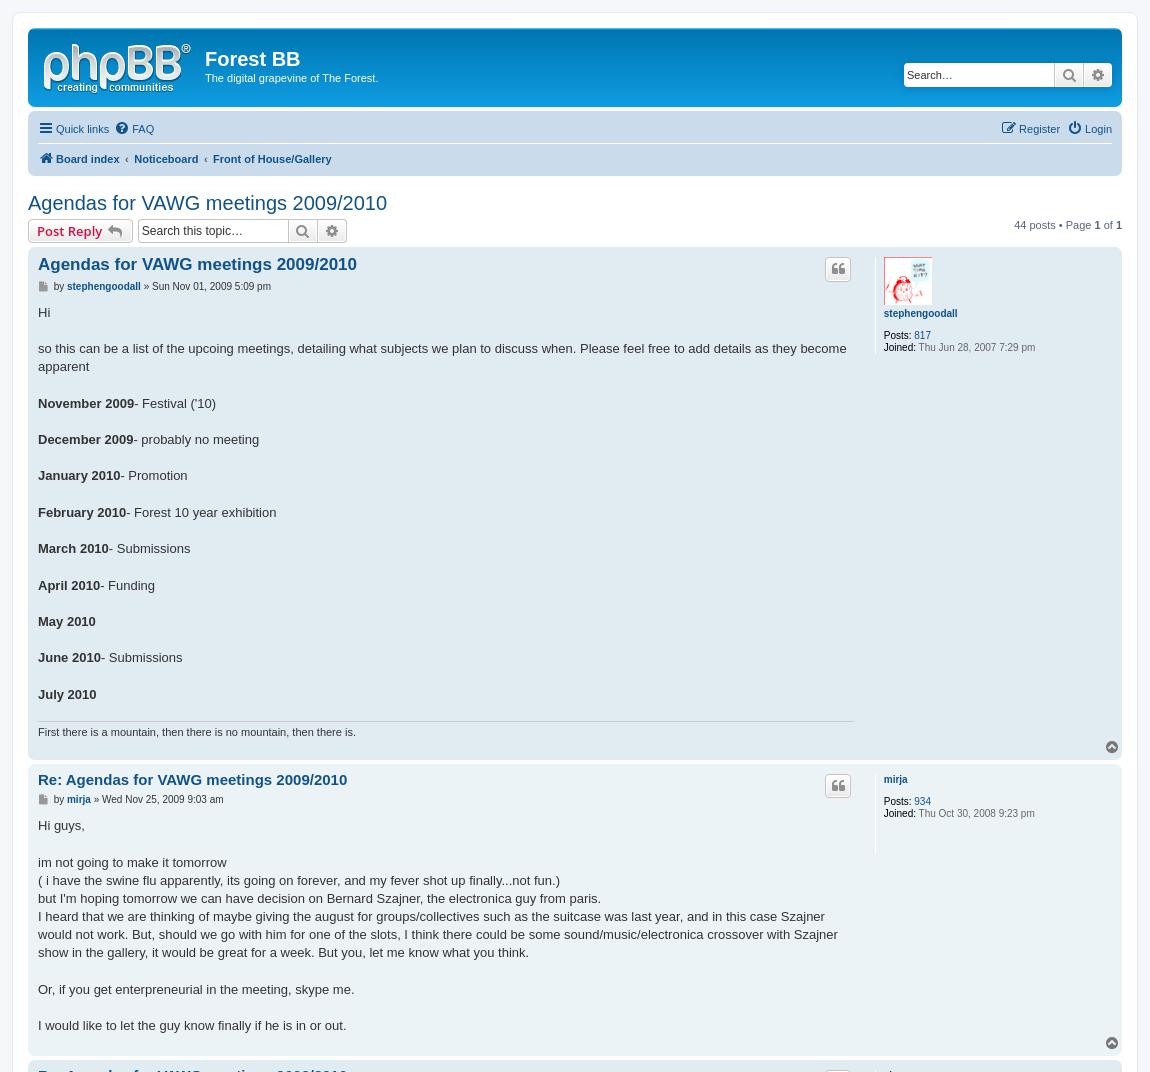 The height and width of the screenshot is (1072, 1150). What do you see at coordinates (441, 357) in the screenshot?
I see `'so this can be a list of the upcoing meetings, detailing what subjects we plan to discuss when. Please feel free to add details as they become apparent'` at bounding box center [441, 357].